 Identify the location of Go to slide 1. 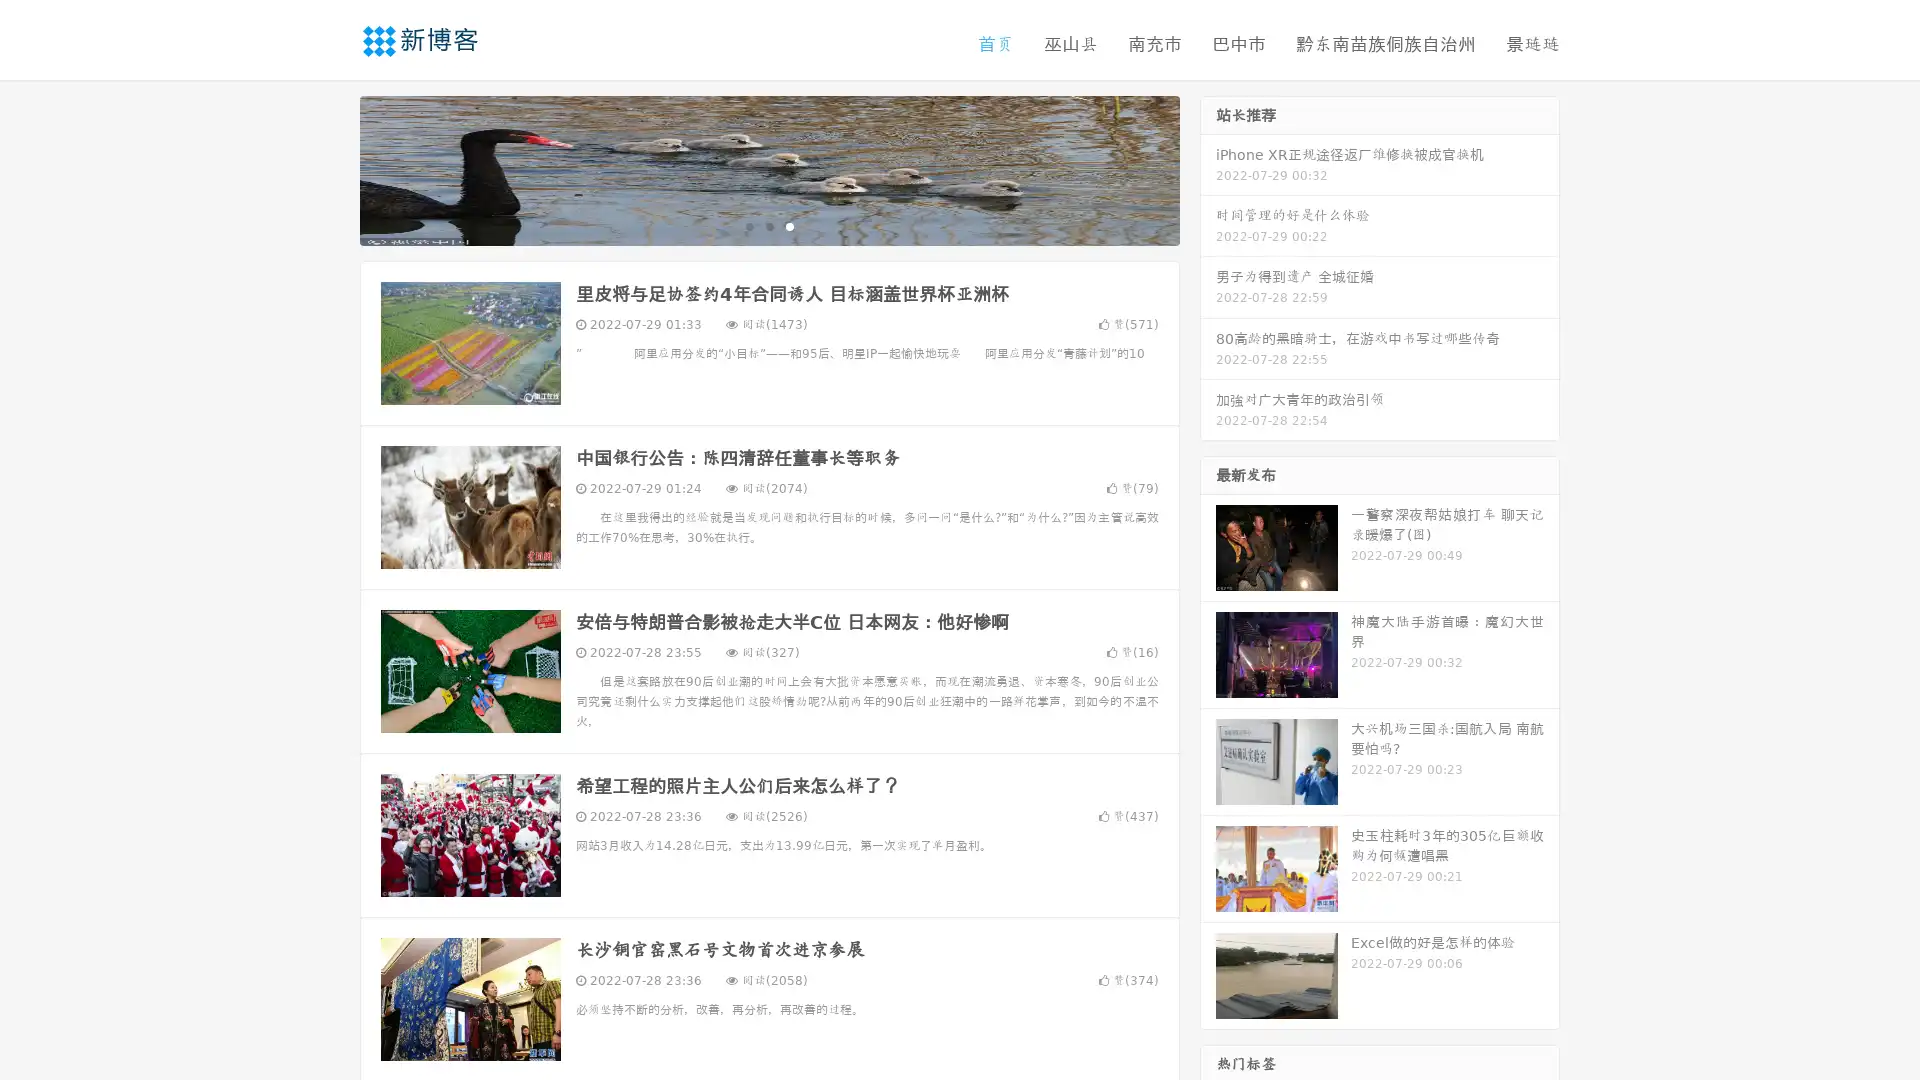
(748, 225).